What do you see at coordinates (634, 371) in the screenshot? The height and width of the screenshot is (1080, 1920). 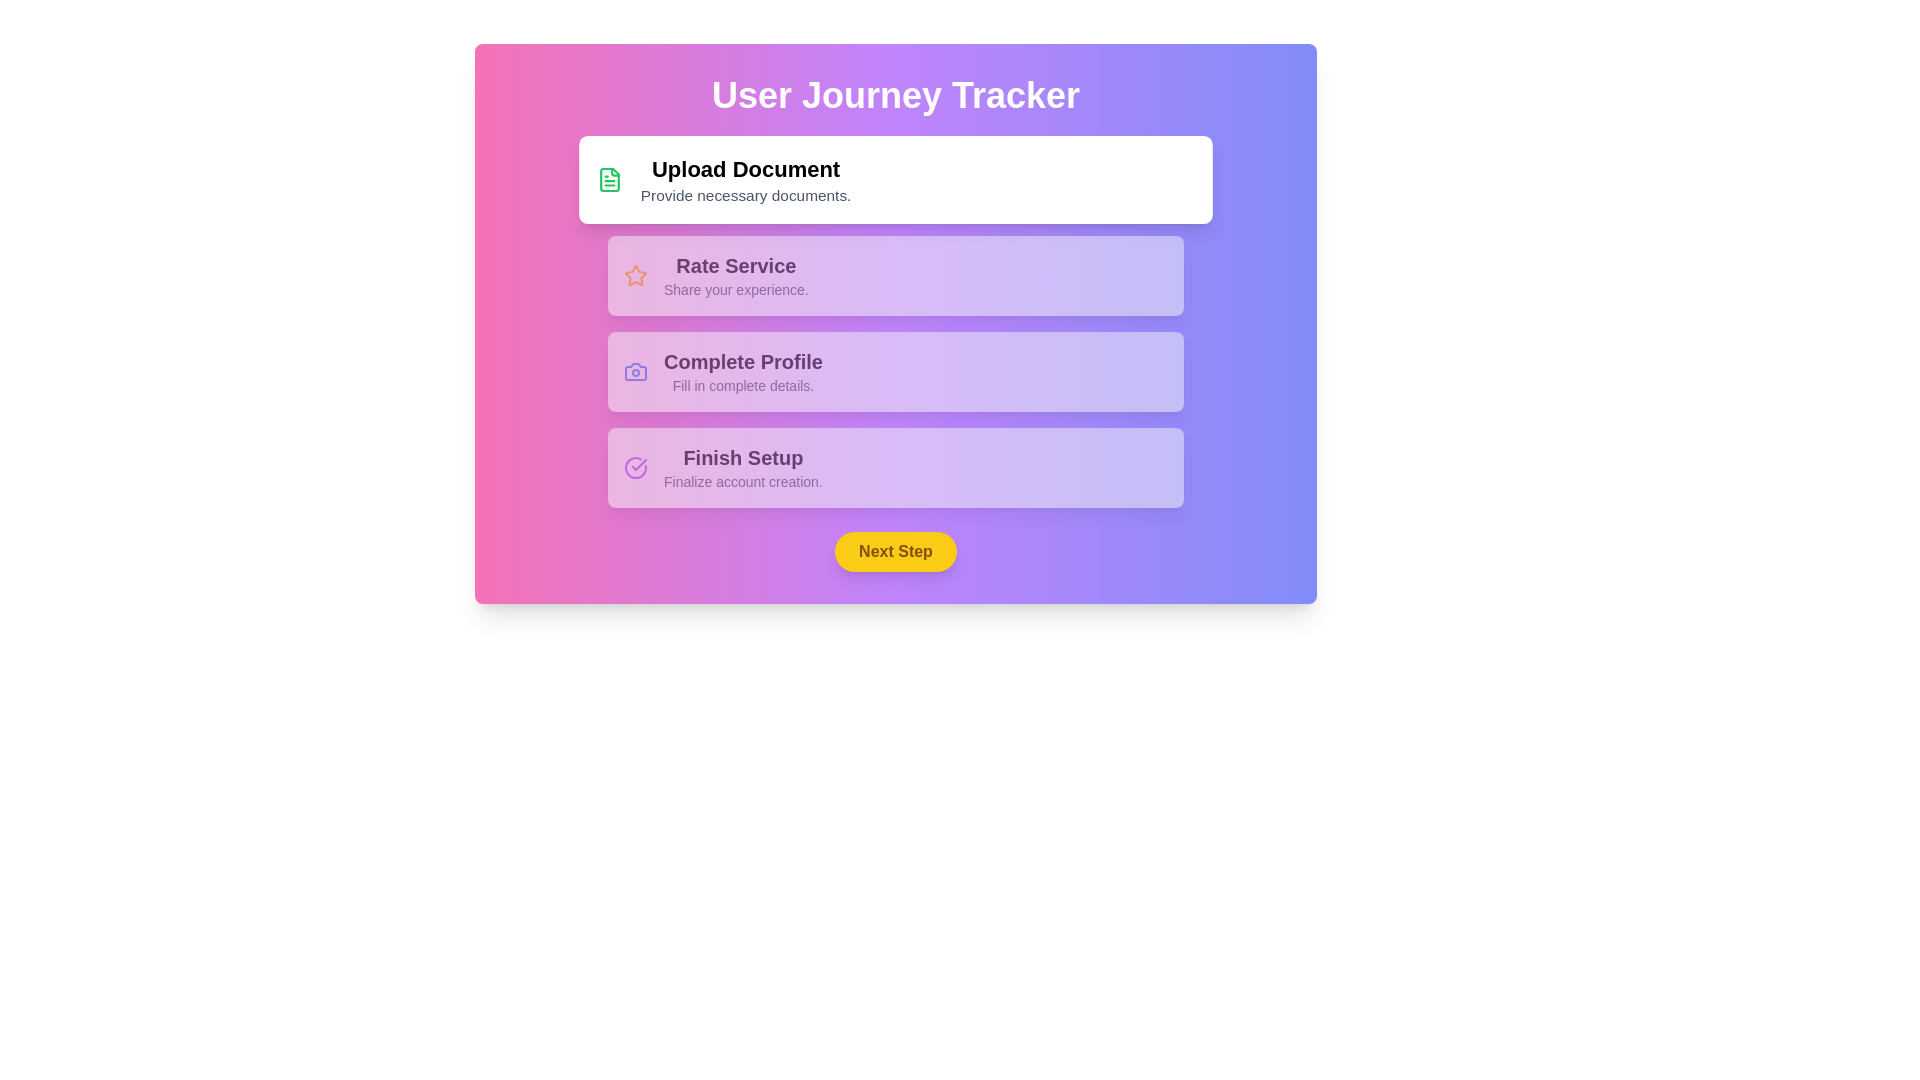 I see `the 'Complete Profile' icon, which is positioned to the left of the title text 'Complete Profile' within the Complete Profile section` at bounding box center [634, 371].